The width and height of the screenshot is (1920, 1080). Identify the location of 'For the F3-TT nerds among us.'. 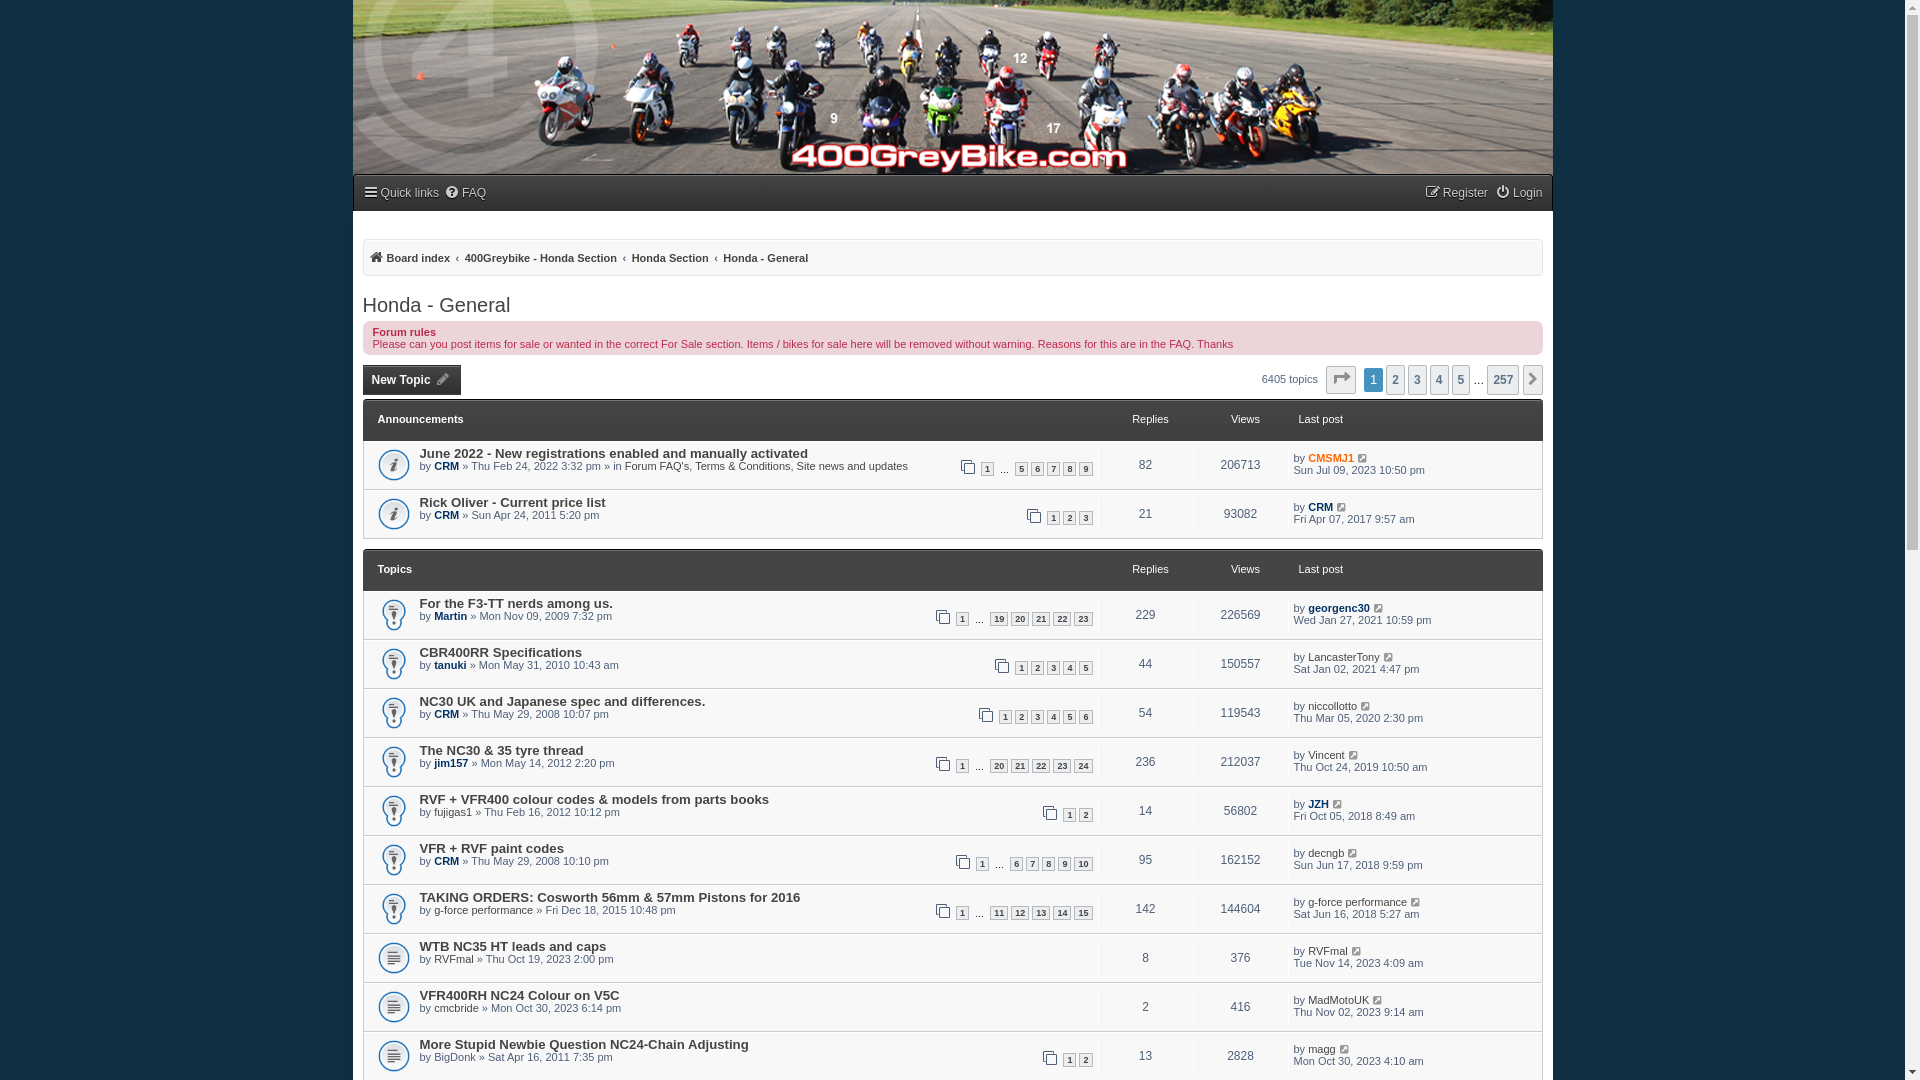
(516, 602).